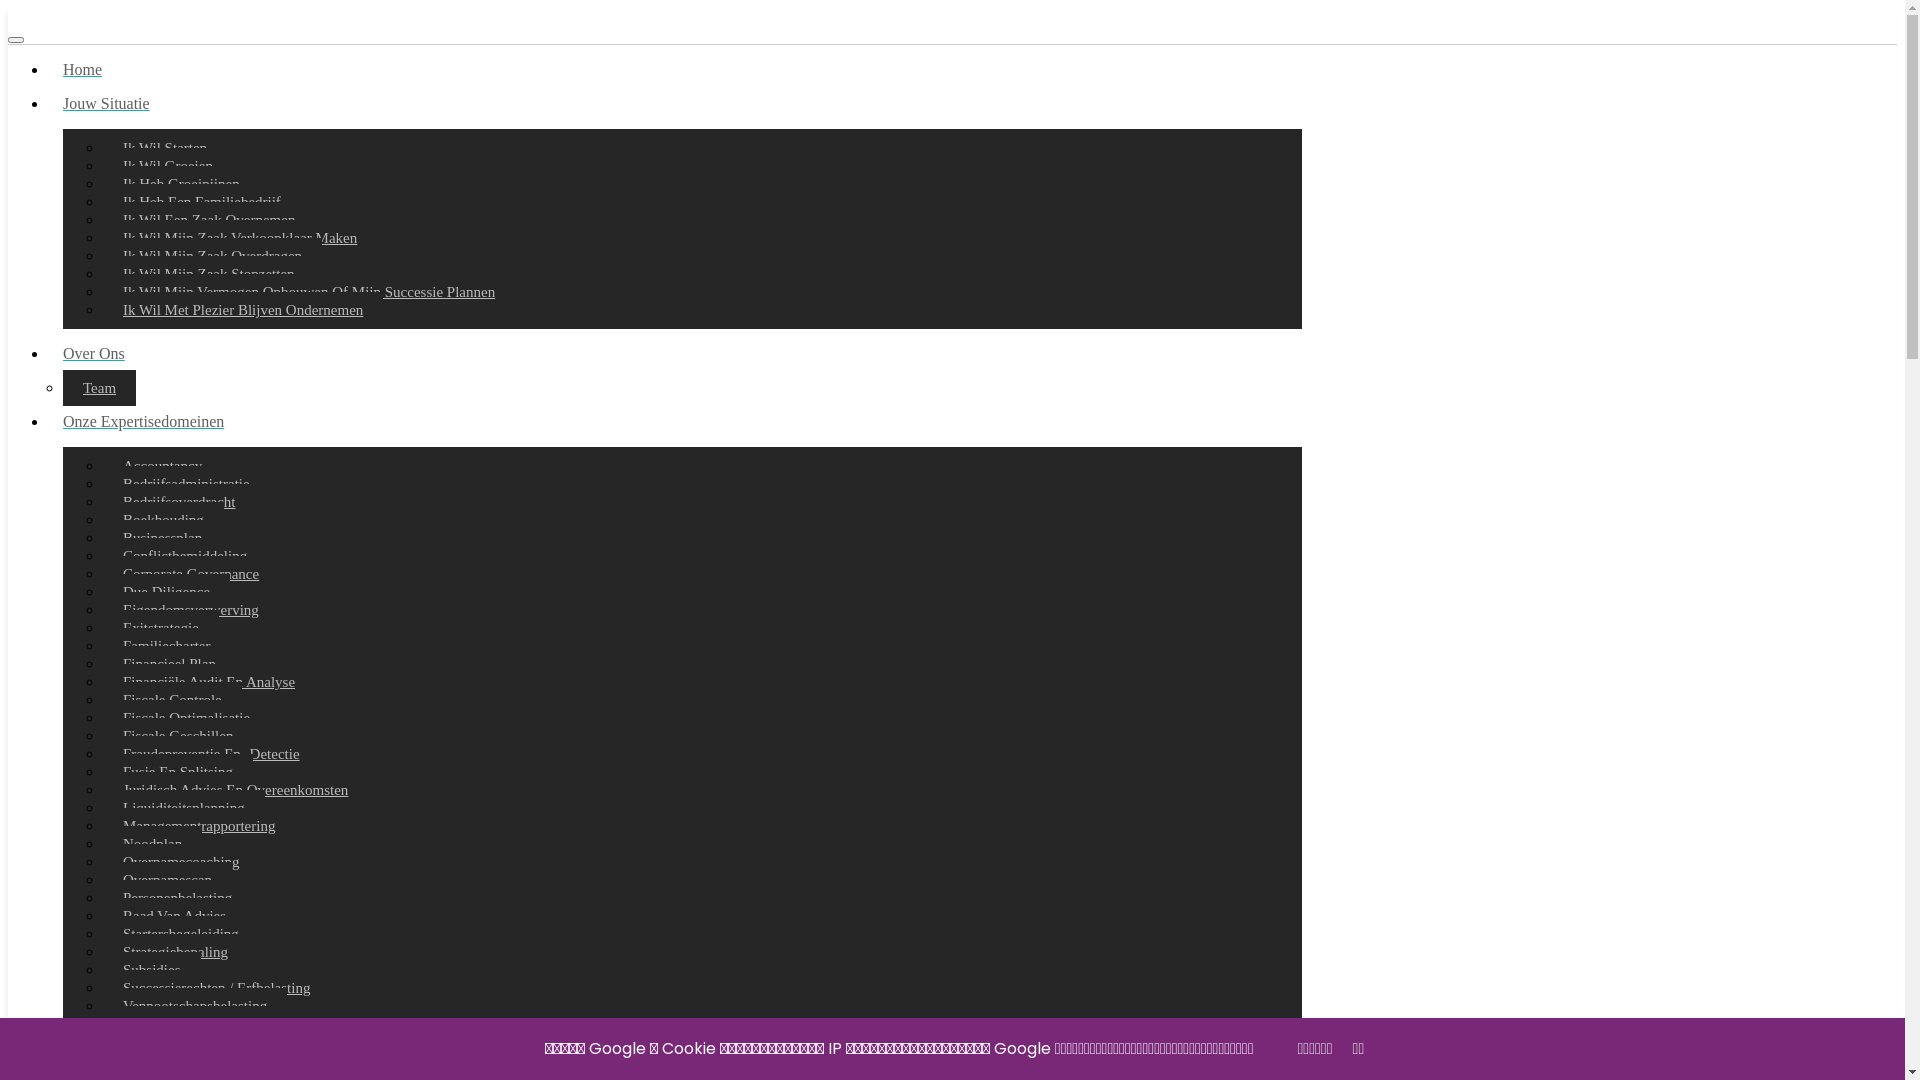 The width and height of the screenshot is (1920, 1080). What do you see at coordinates (98, 388) in the screenshot?
I see `'Team'` at bounding box center [98, 388].